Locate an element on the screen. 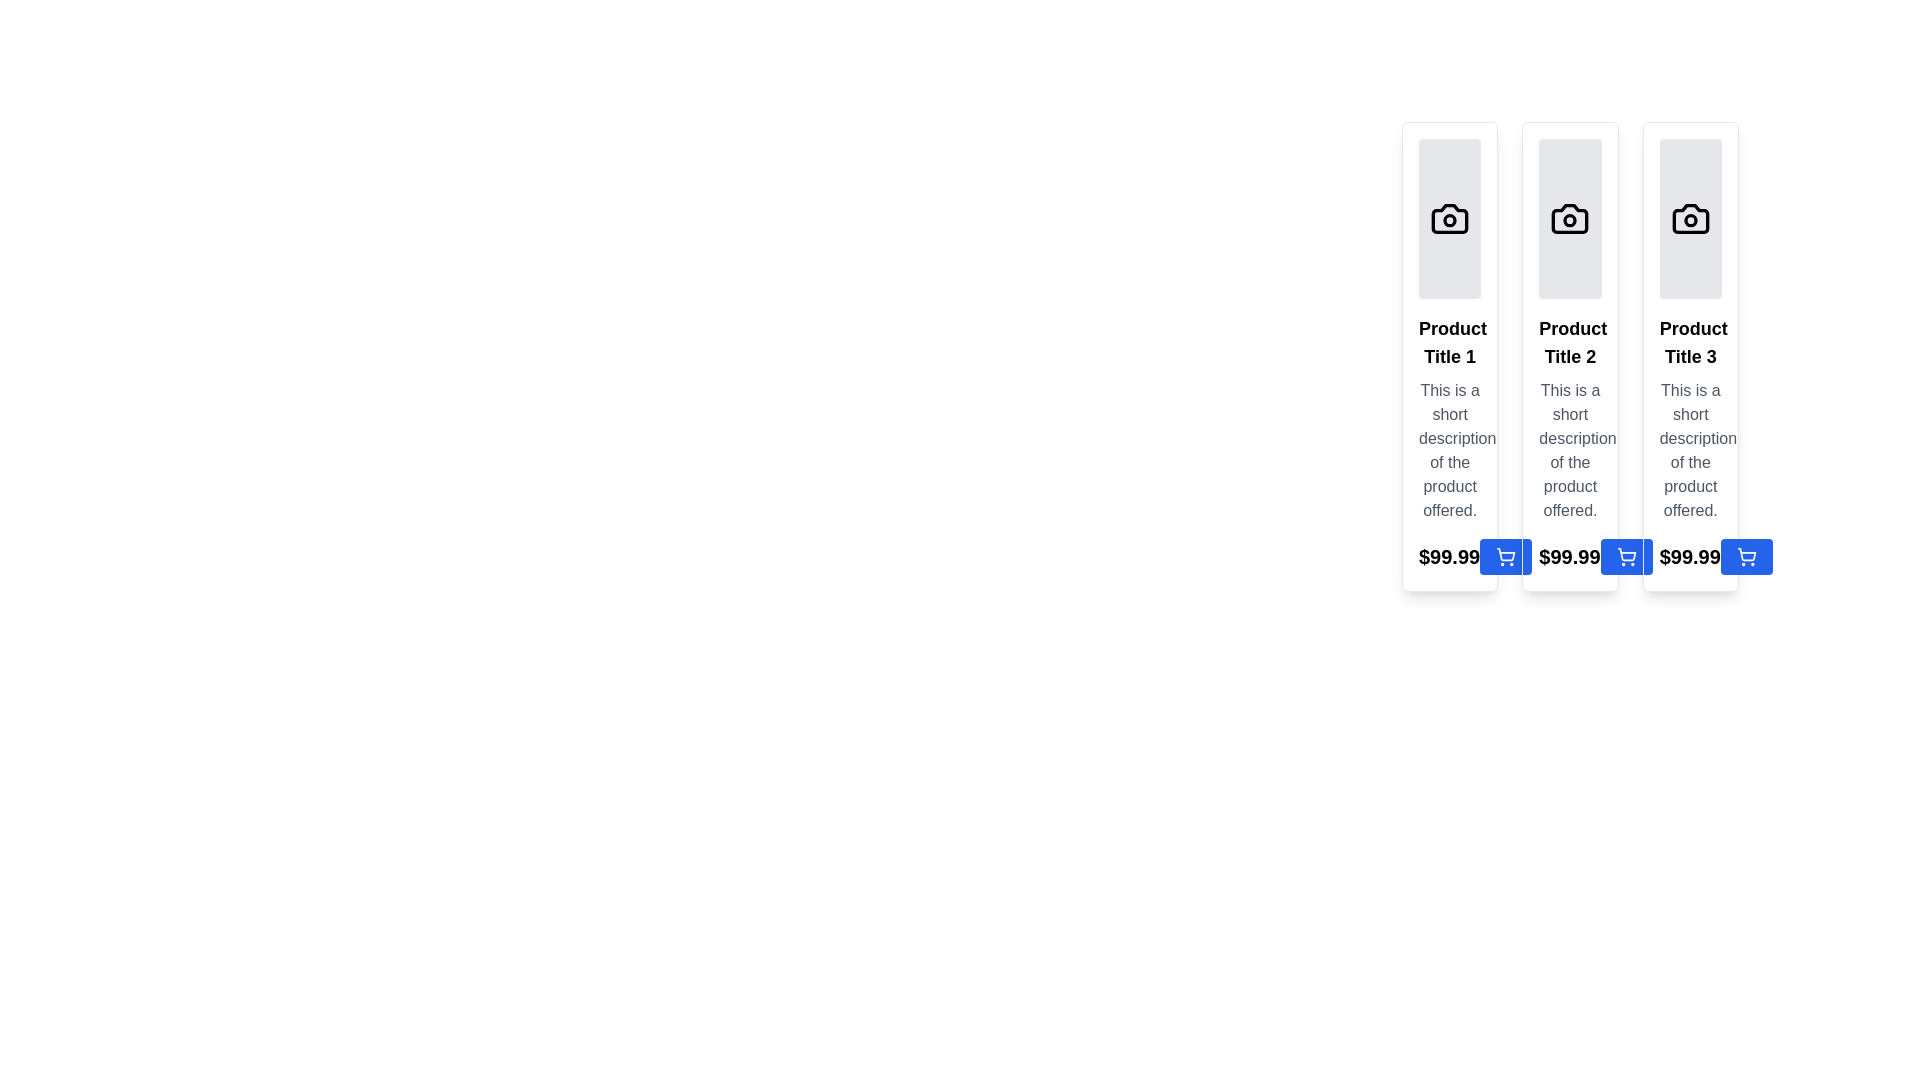  the first product card in the grid is located at coordinates (1450, 356).